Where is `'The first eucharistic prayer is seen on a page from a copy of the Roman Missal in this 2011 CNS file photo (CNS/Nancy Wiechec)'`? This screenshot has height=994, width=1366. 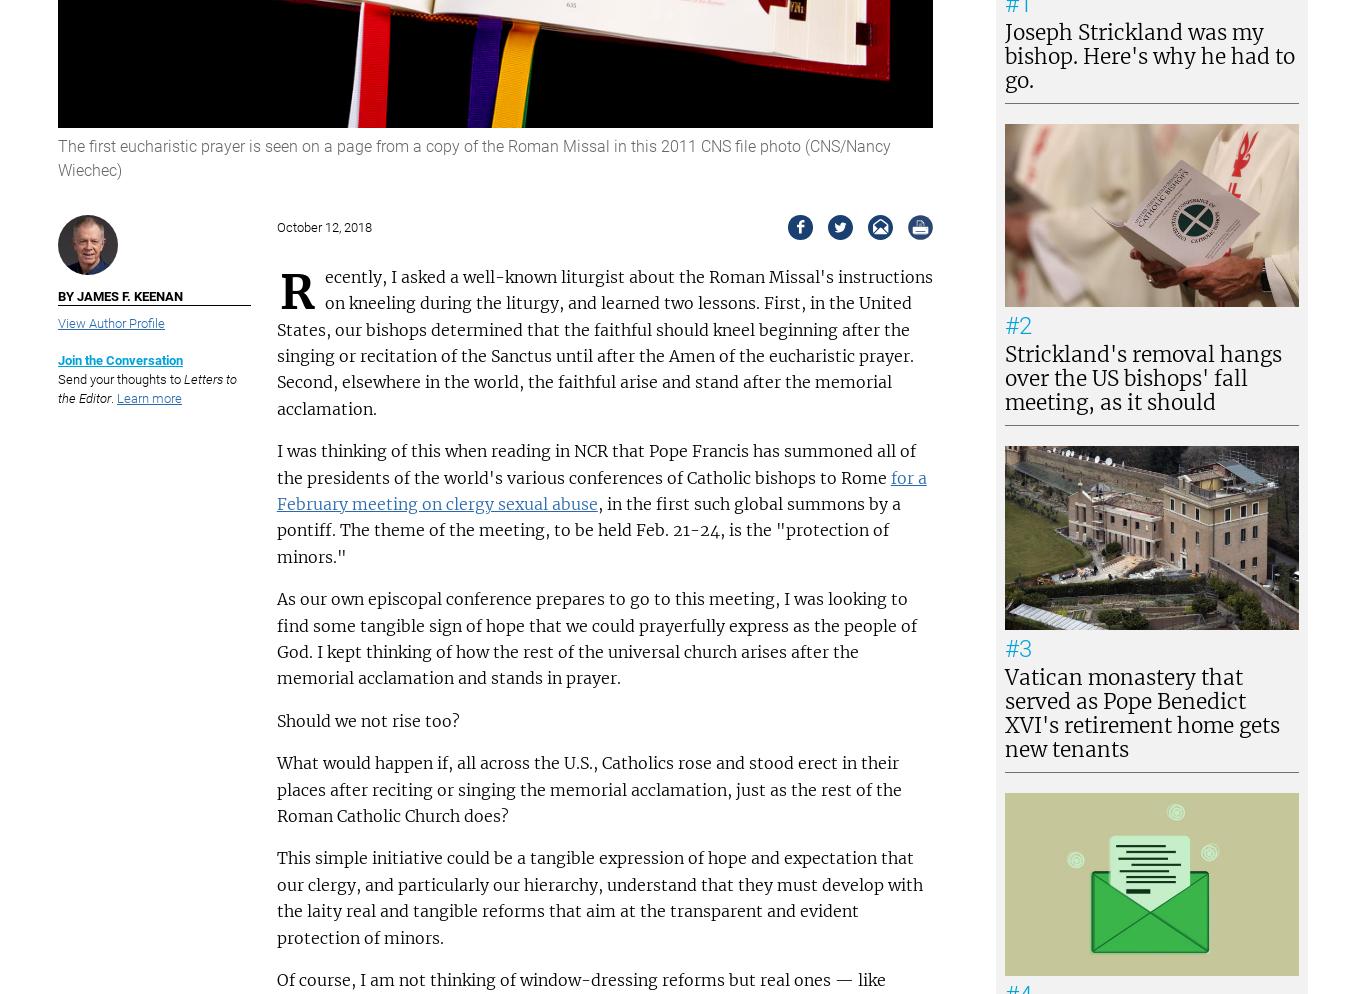 'The first eucharistic prayer is seen on a page from a copy of the Roman Missal in this 2011 CNS file photo (CNS/Nancy Wiechec)' is located at coordinates (474, 157).